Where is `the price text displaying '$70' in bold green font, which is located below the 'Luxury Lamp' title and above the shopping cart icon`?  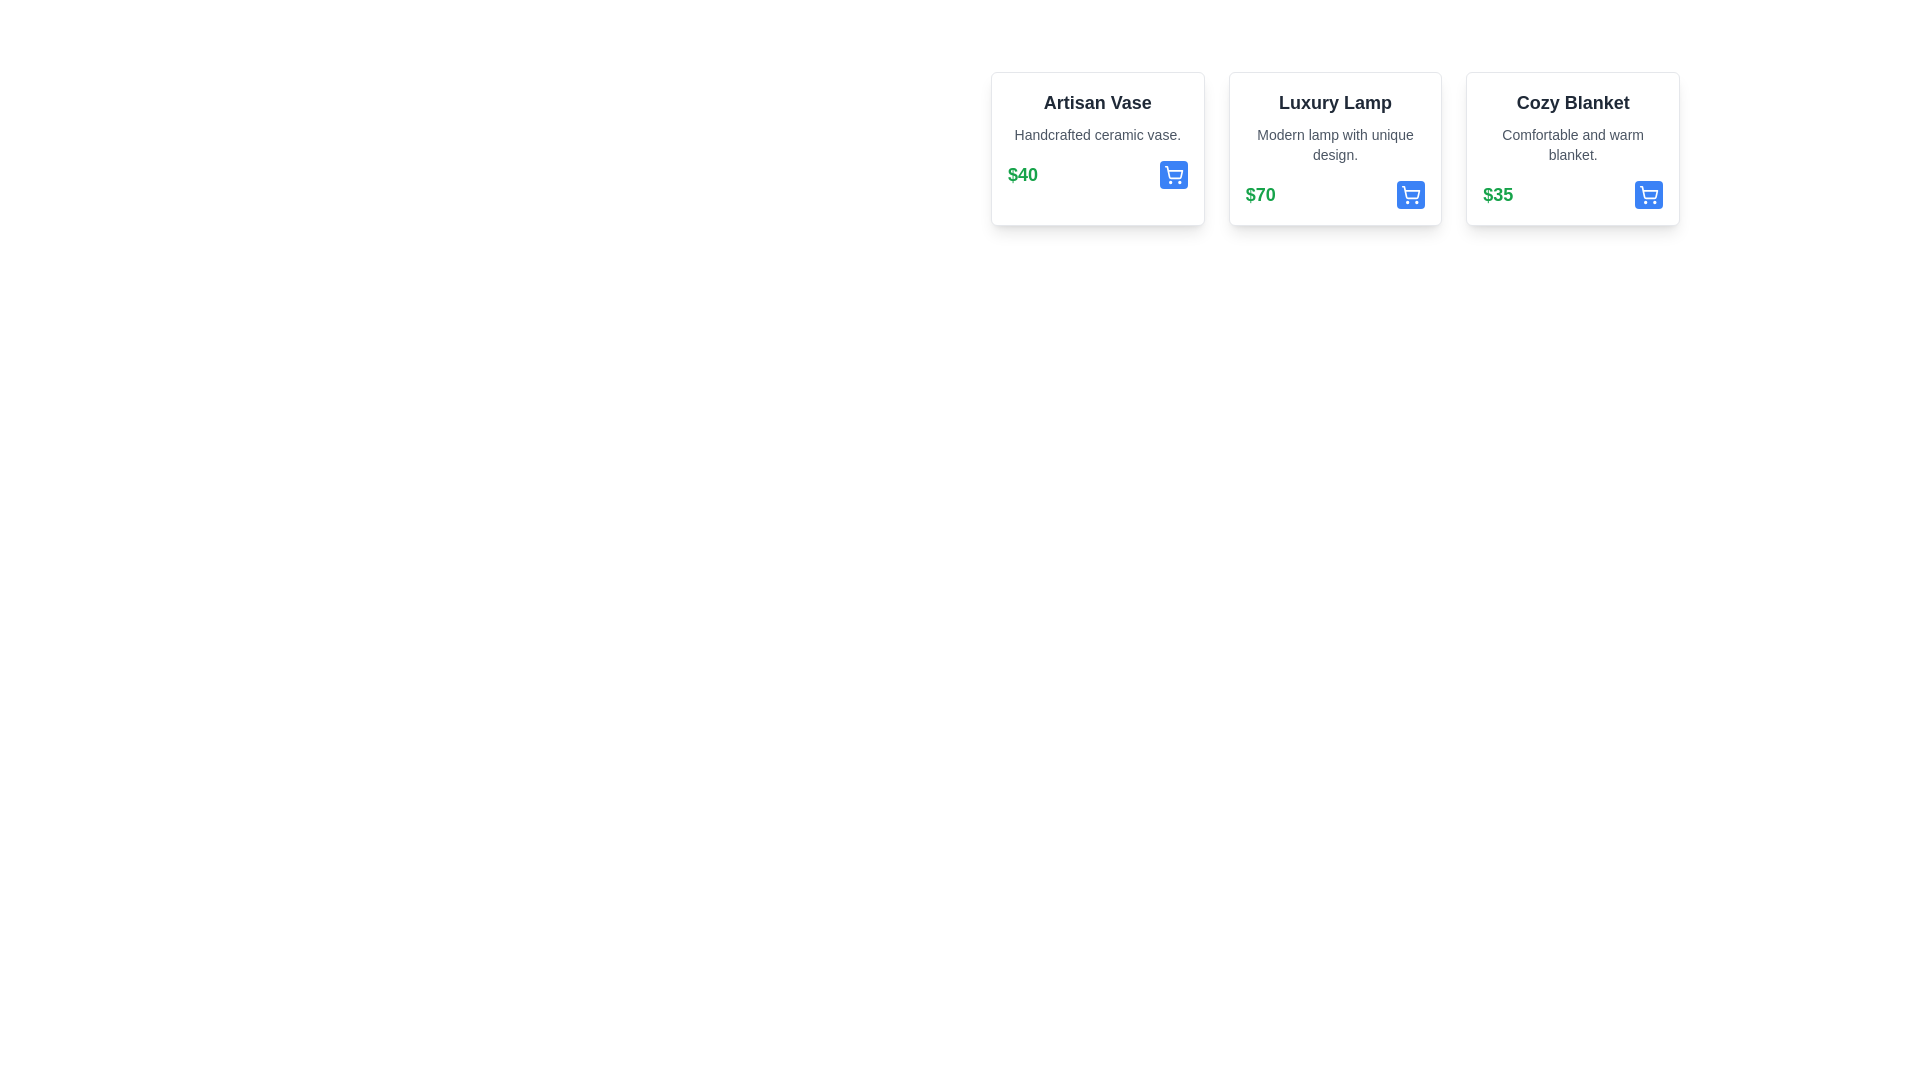 the price text displaying '$70' in bold green font, which is located below the 'Luxury Lamp' title and above the shopping cart icon is located at coordinates (1259, 195).